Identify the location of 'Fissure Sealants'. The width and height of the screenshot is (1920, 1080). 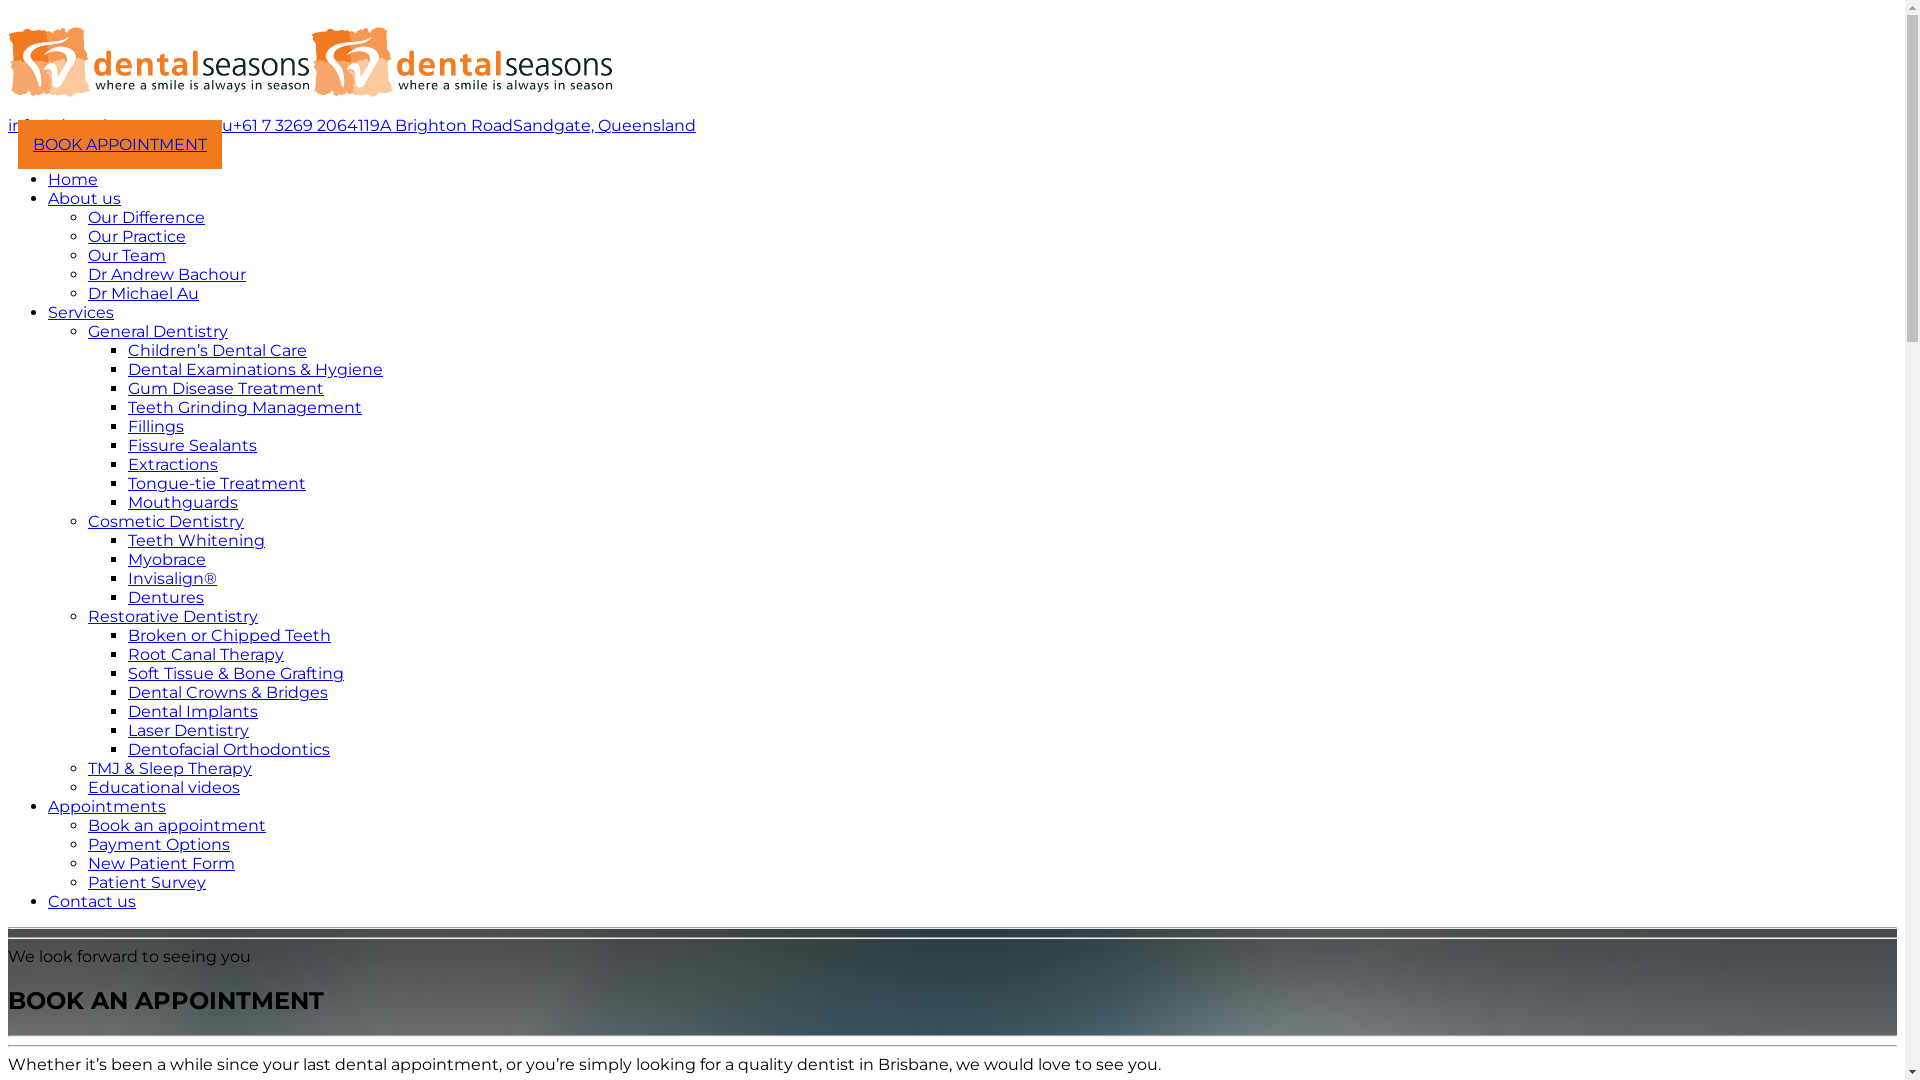
(192, 444).